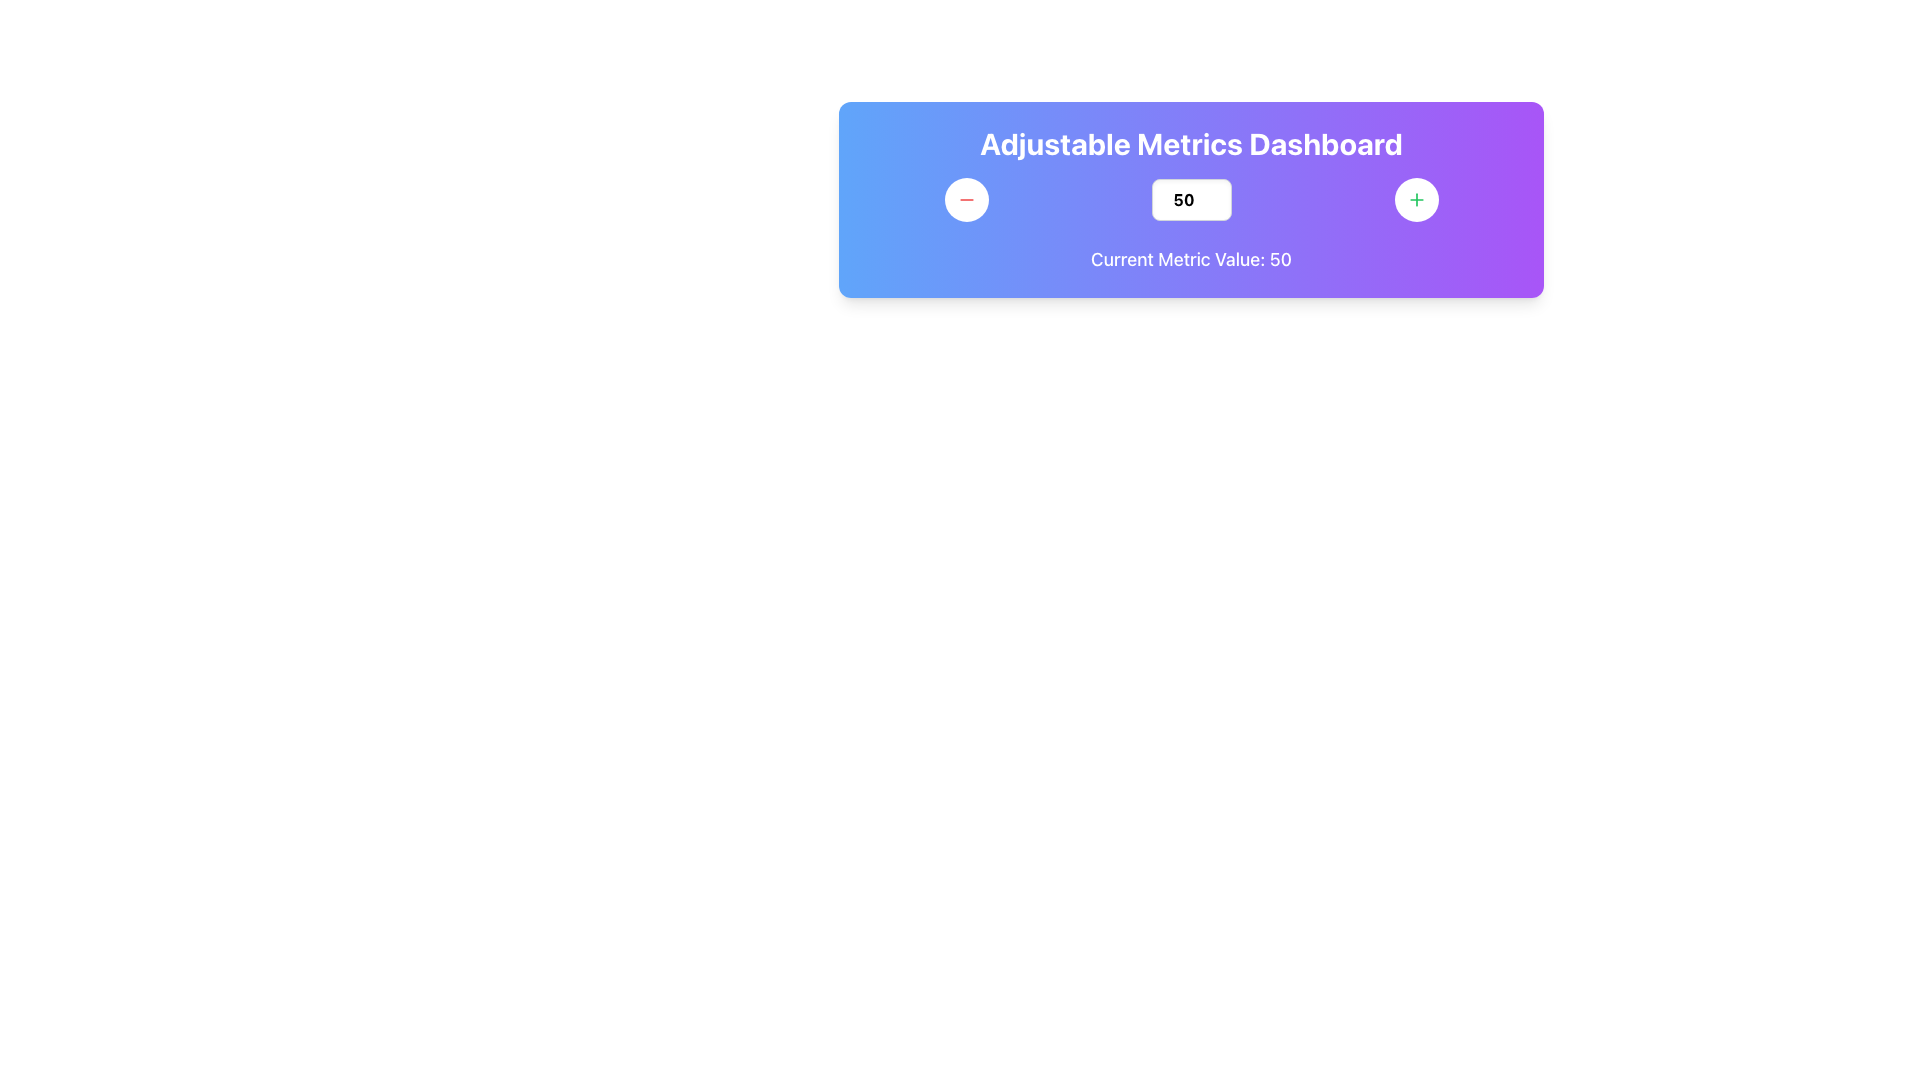 The height and width of the screenshot is (1080, 1920). I want to click on the white circular button with a green plus icon, so click(1415, 200).